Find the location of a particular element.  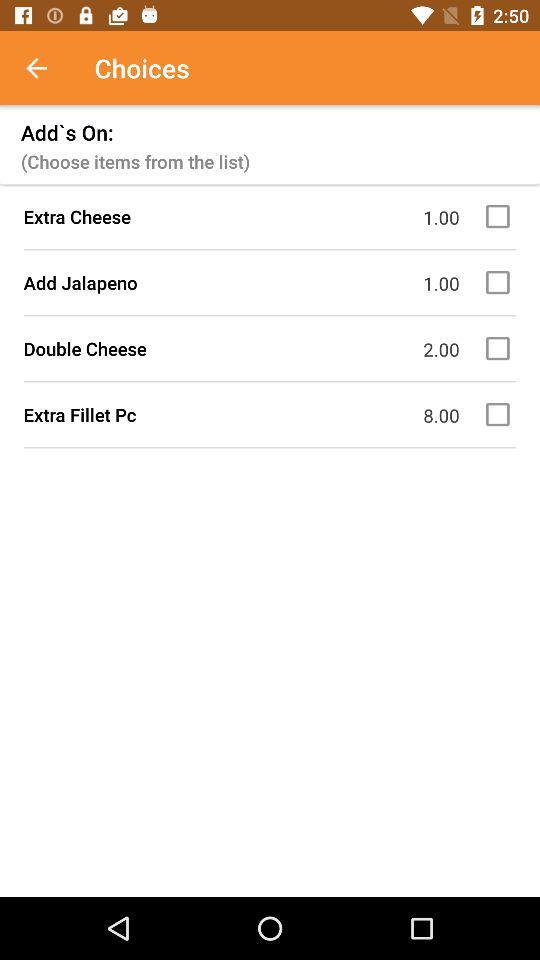

icon to the left of the choices icon is located at coordinates (47, 68).